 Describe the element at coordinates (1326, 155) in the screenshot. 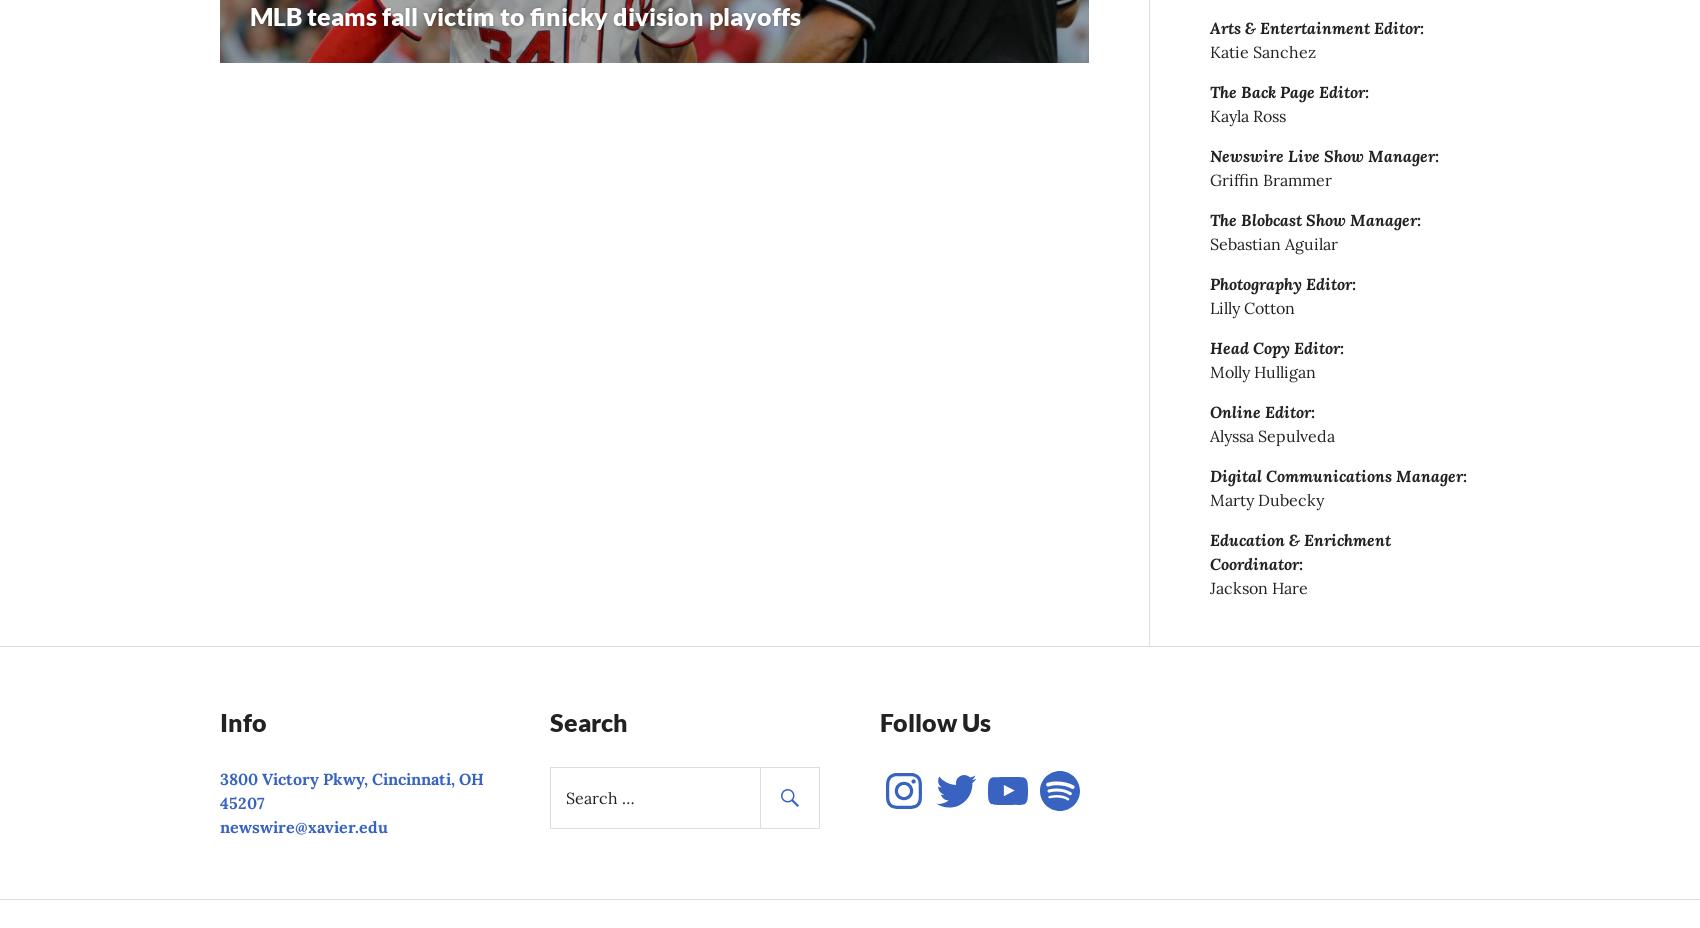

I see `'Newswire Live Show Manager:'` at that location.